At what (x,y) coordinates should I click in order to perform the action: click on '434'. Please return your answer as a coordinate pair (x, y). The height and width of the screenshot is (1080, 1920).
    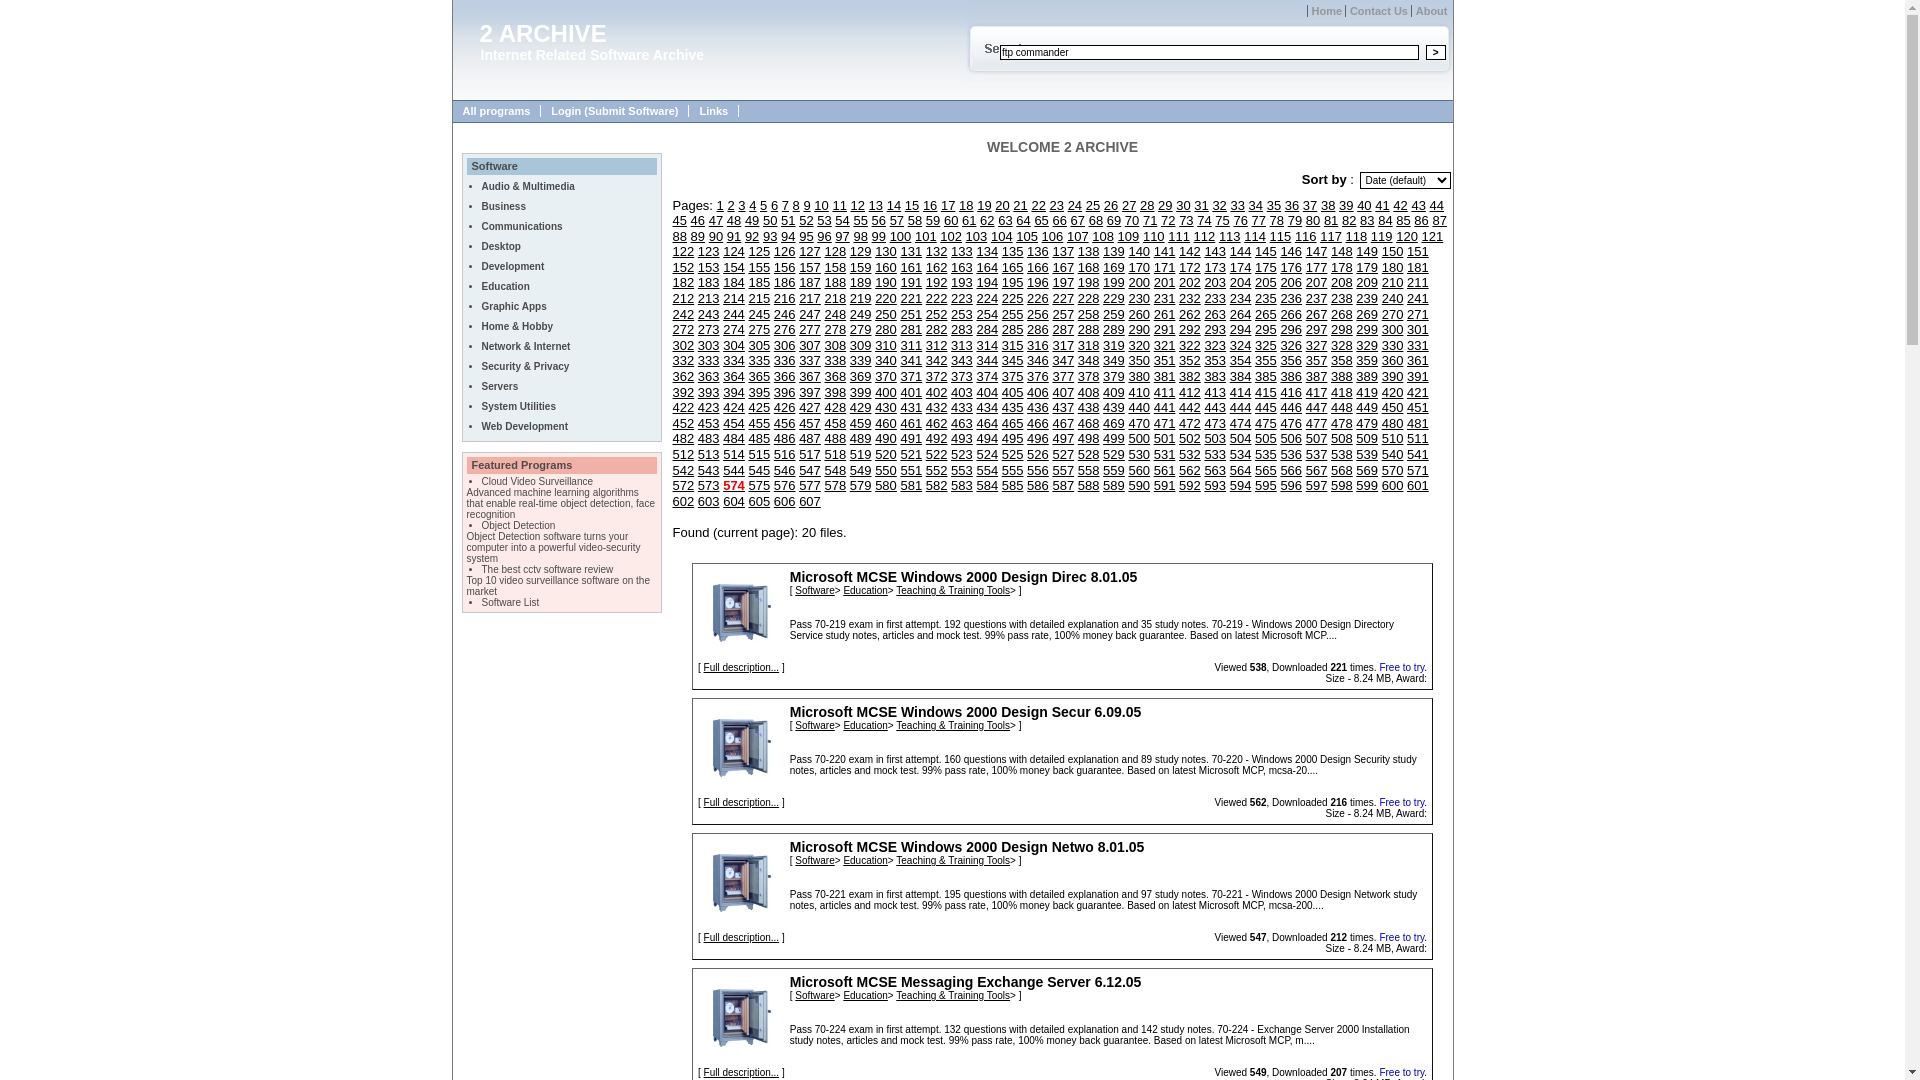
    Looking at the image, I should click on (987, 406).